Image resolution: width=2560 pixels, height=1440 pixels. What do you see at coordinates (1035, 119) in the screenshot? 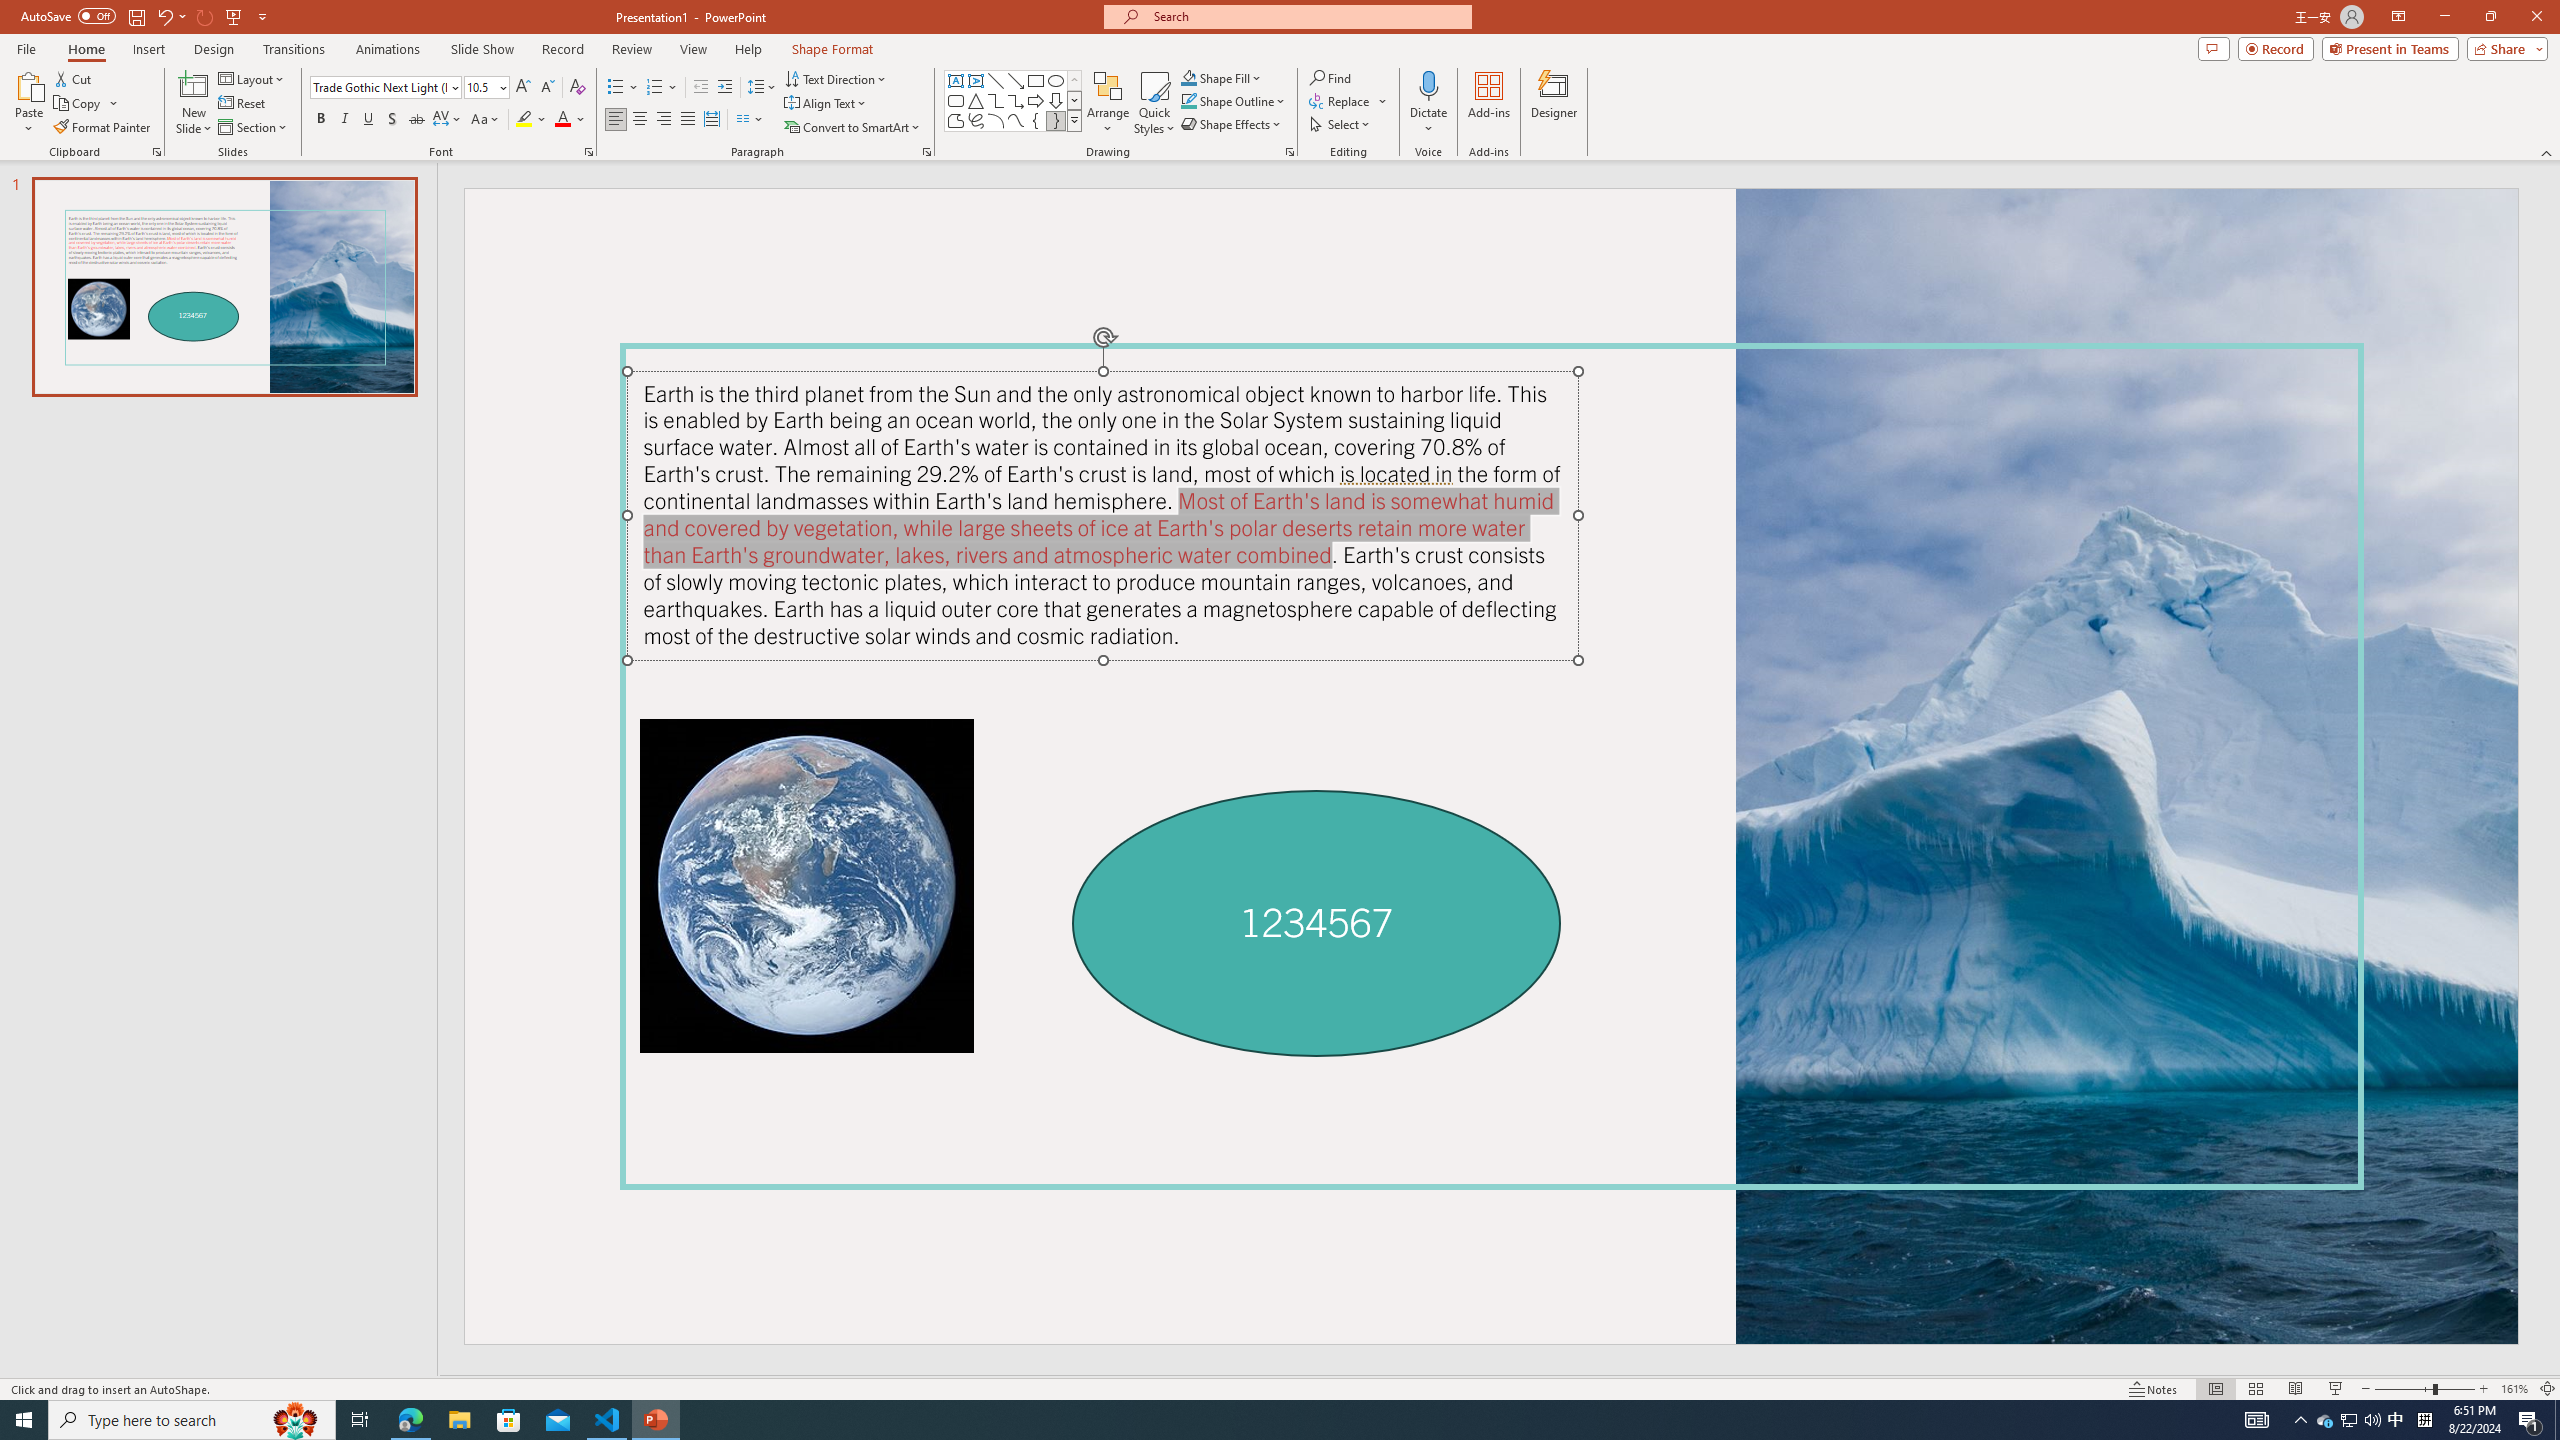
I see `'Left Brace'` at bounding box center [1035, 119].